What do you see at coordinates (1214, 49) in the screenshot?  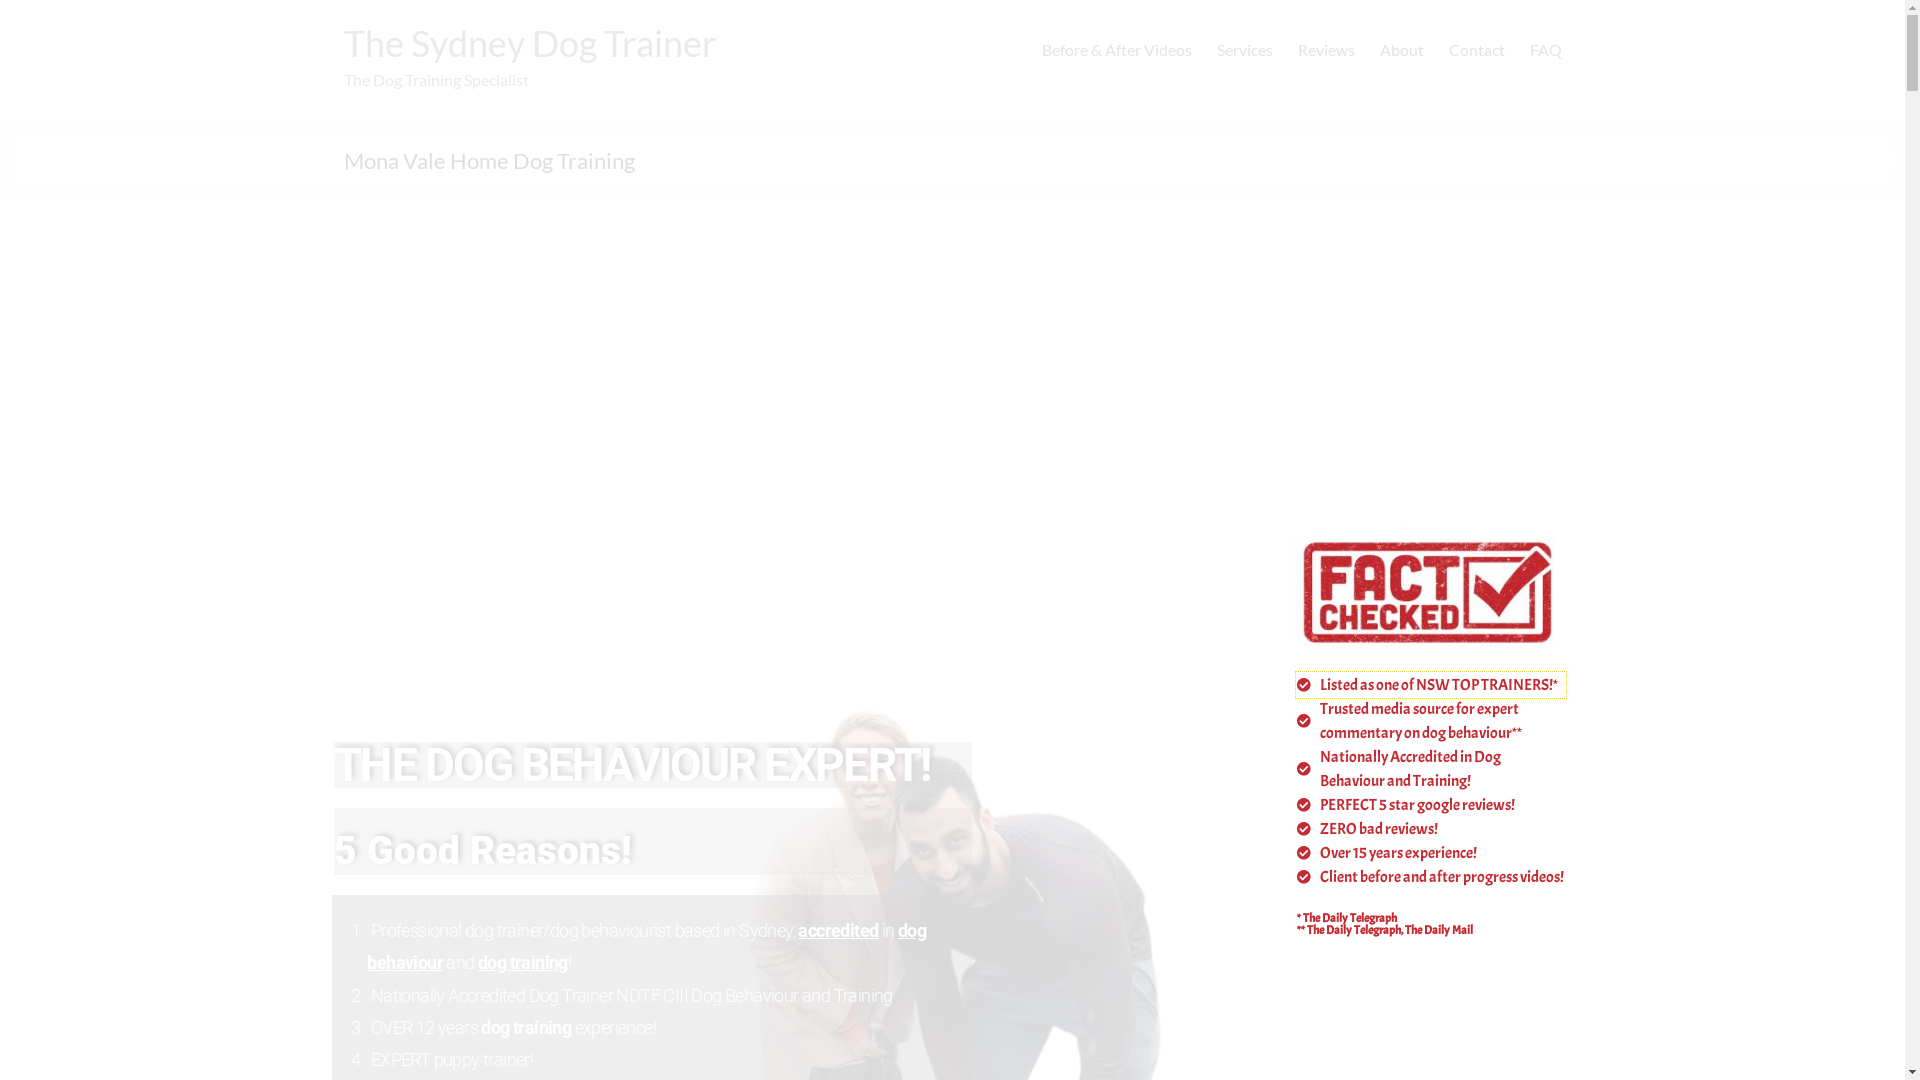 I see `'Services'` at bounding box center [1214, 49].